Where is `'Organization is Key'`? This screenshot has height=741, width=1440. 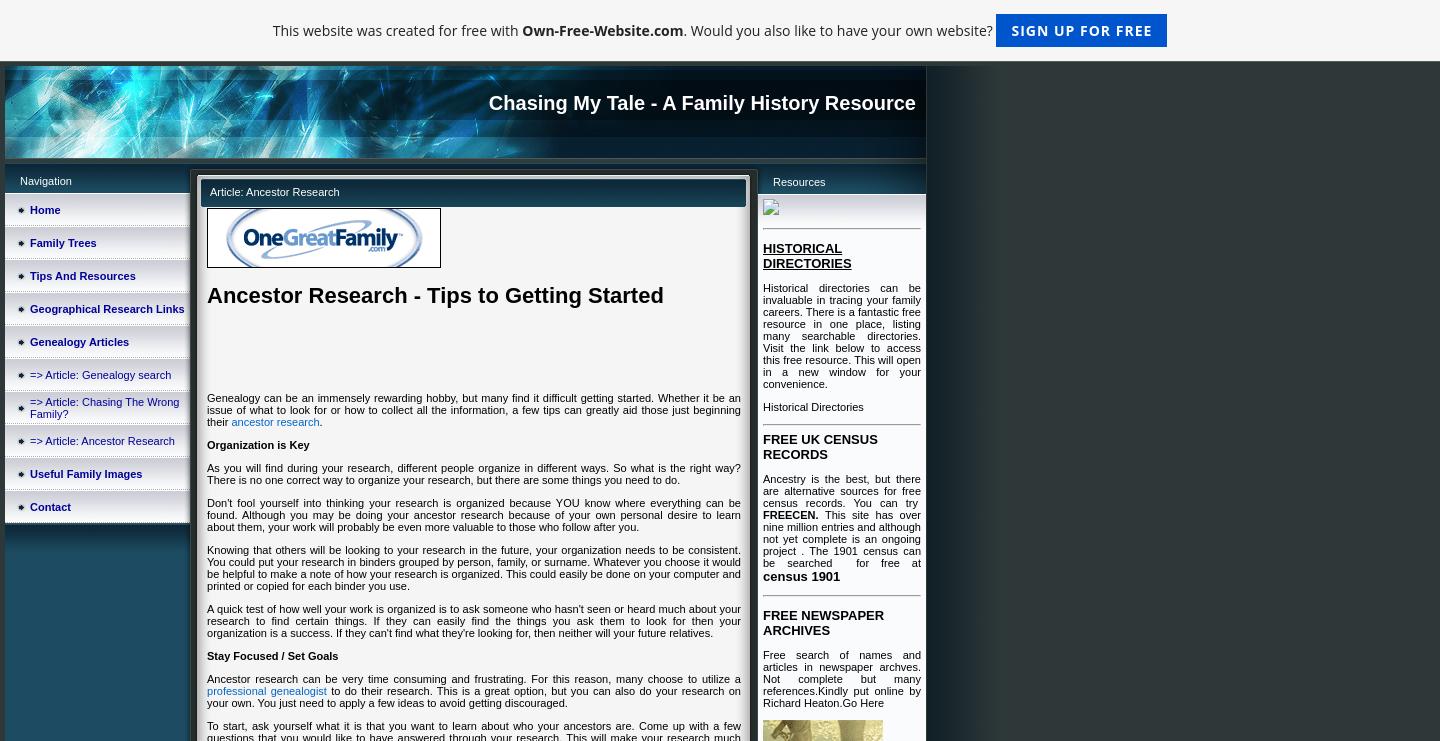 'Organization is Key' is located at coordinates (257, 444).